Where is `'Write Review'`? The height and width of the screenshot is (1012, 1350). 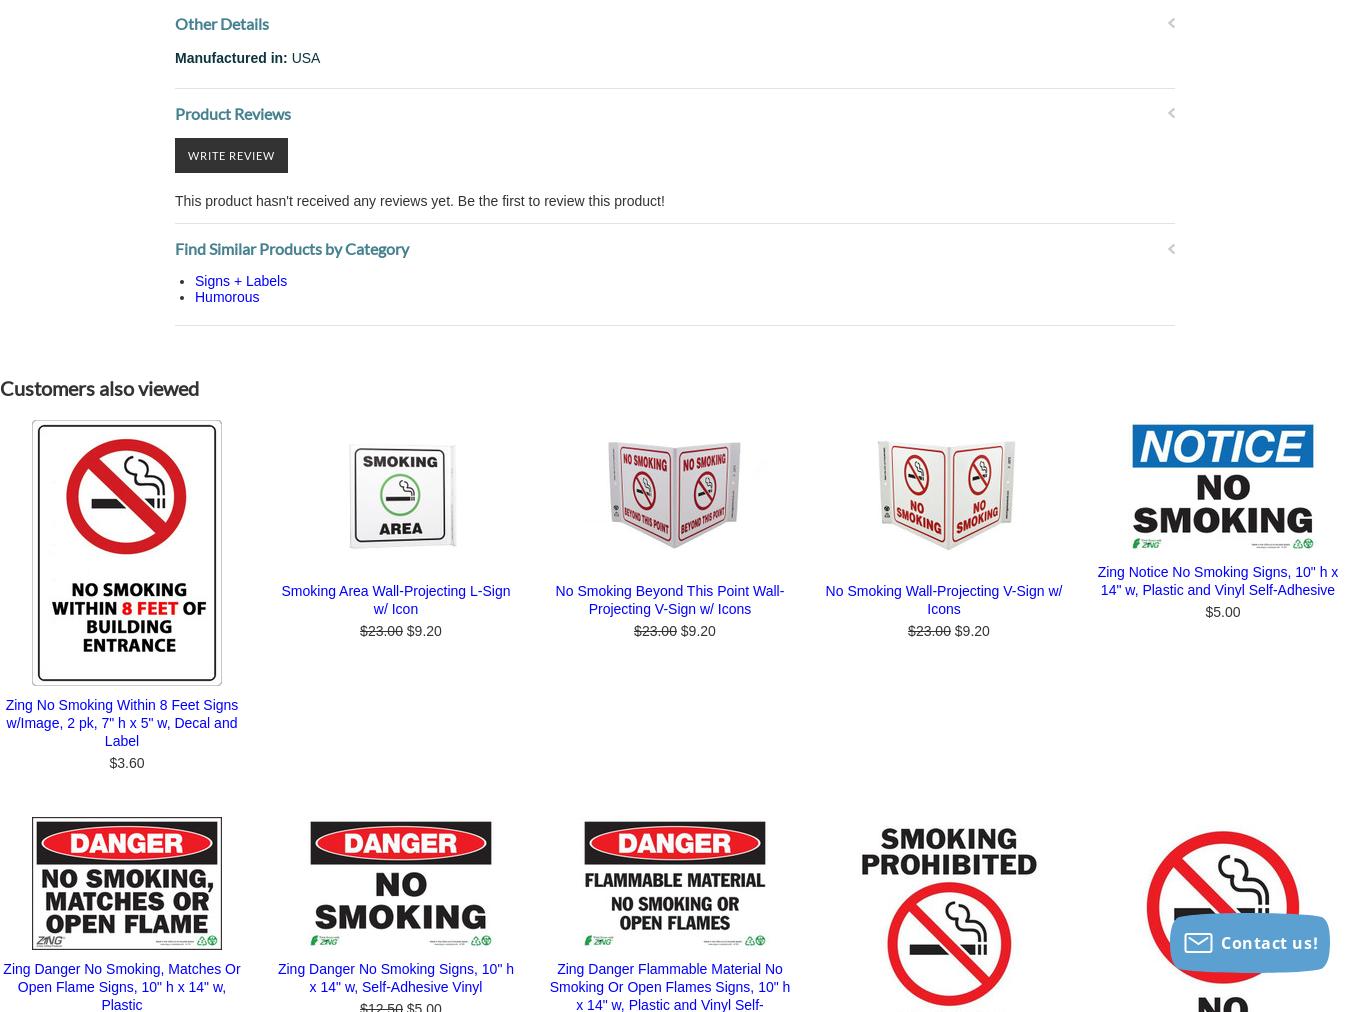
'Write Review' is located at coordinates (230, 154).